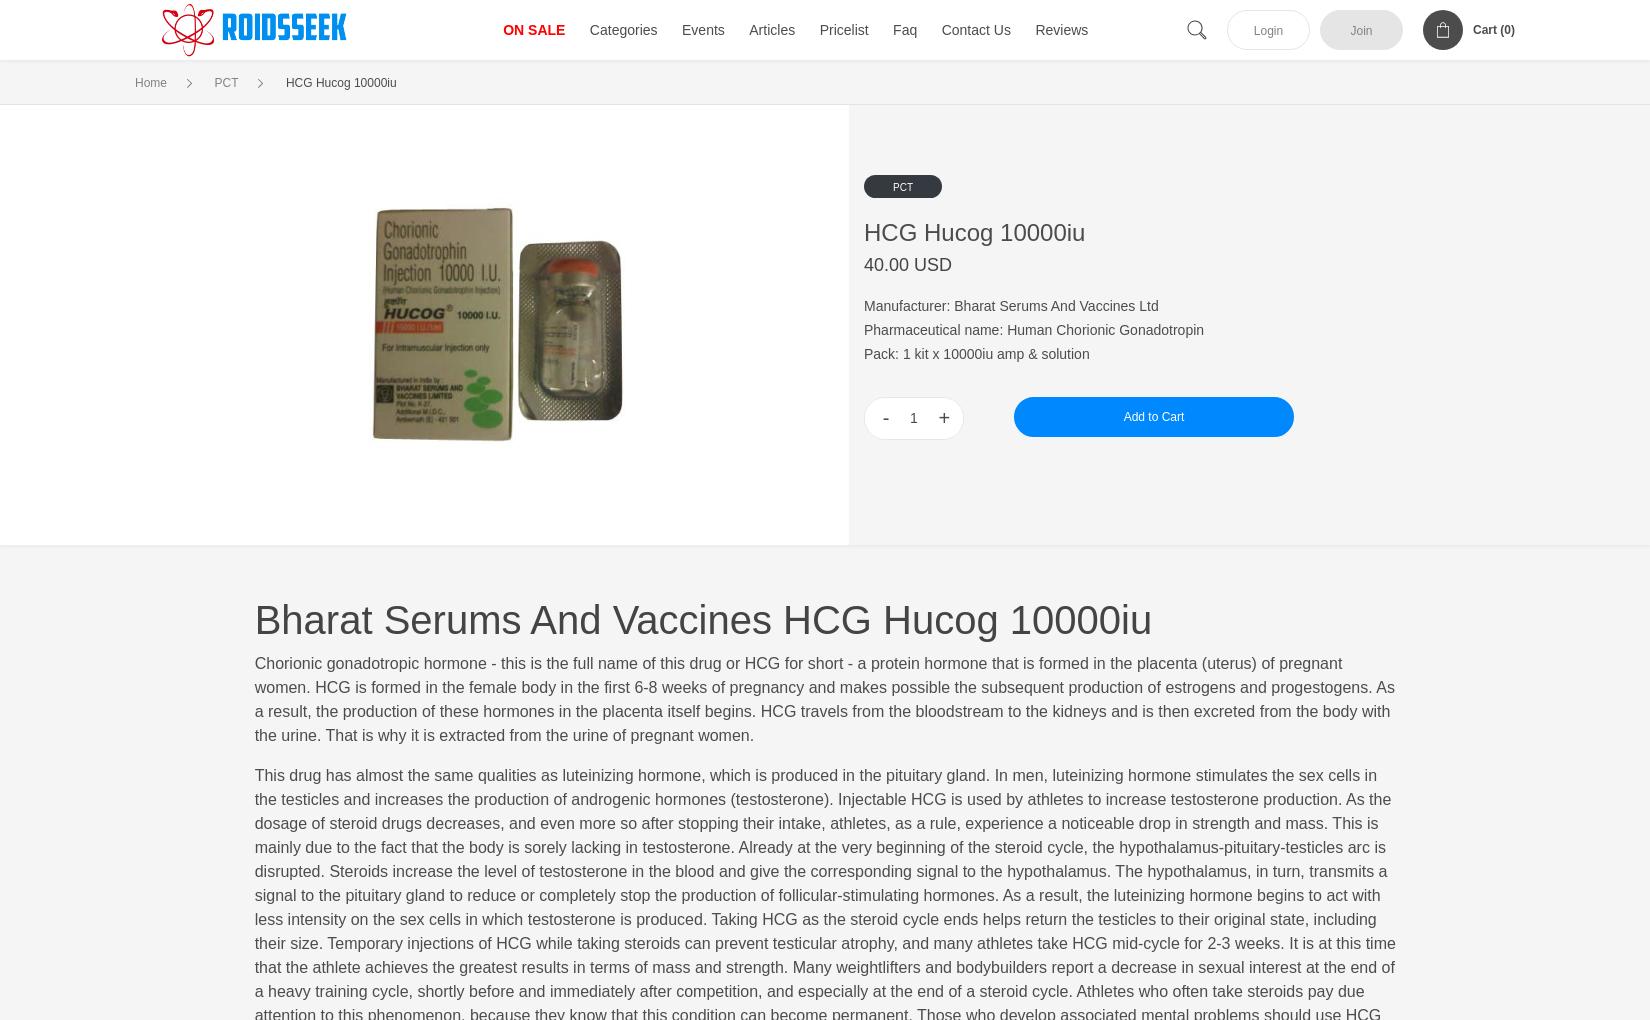 The height and width of the screenshot is (1020, 1650). Describe the element at coordinates (702, 28) in the screenshot. I see `'Events'` at that location.